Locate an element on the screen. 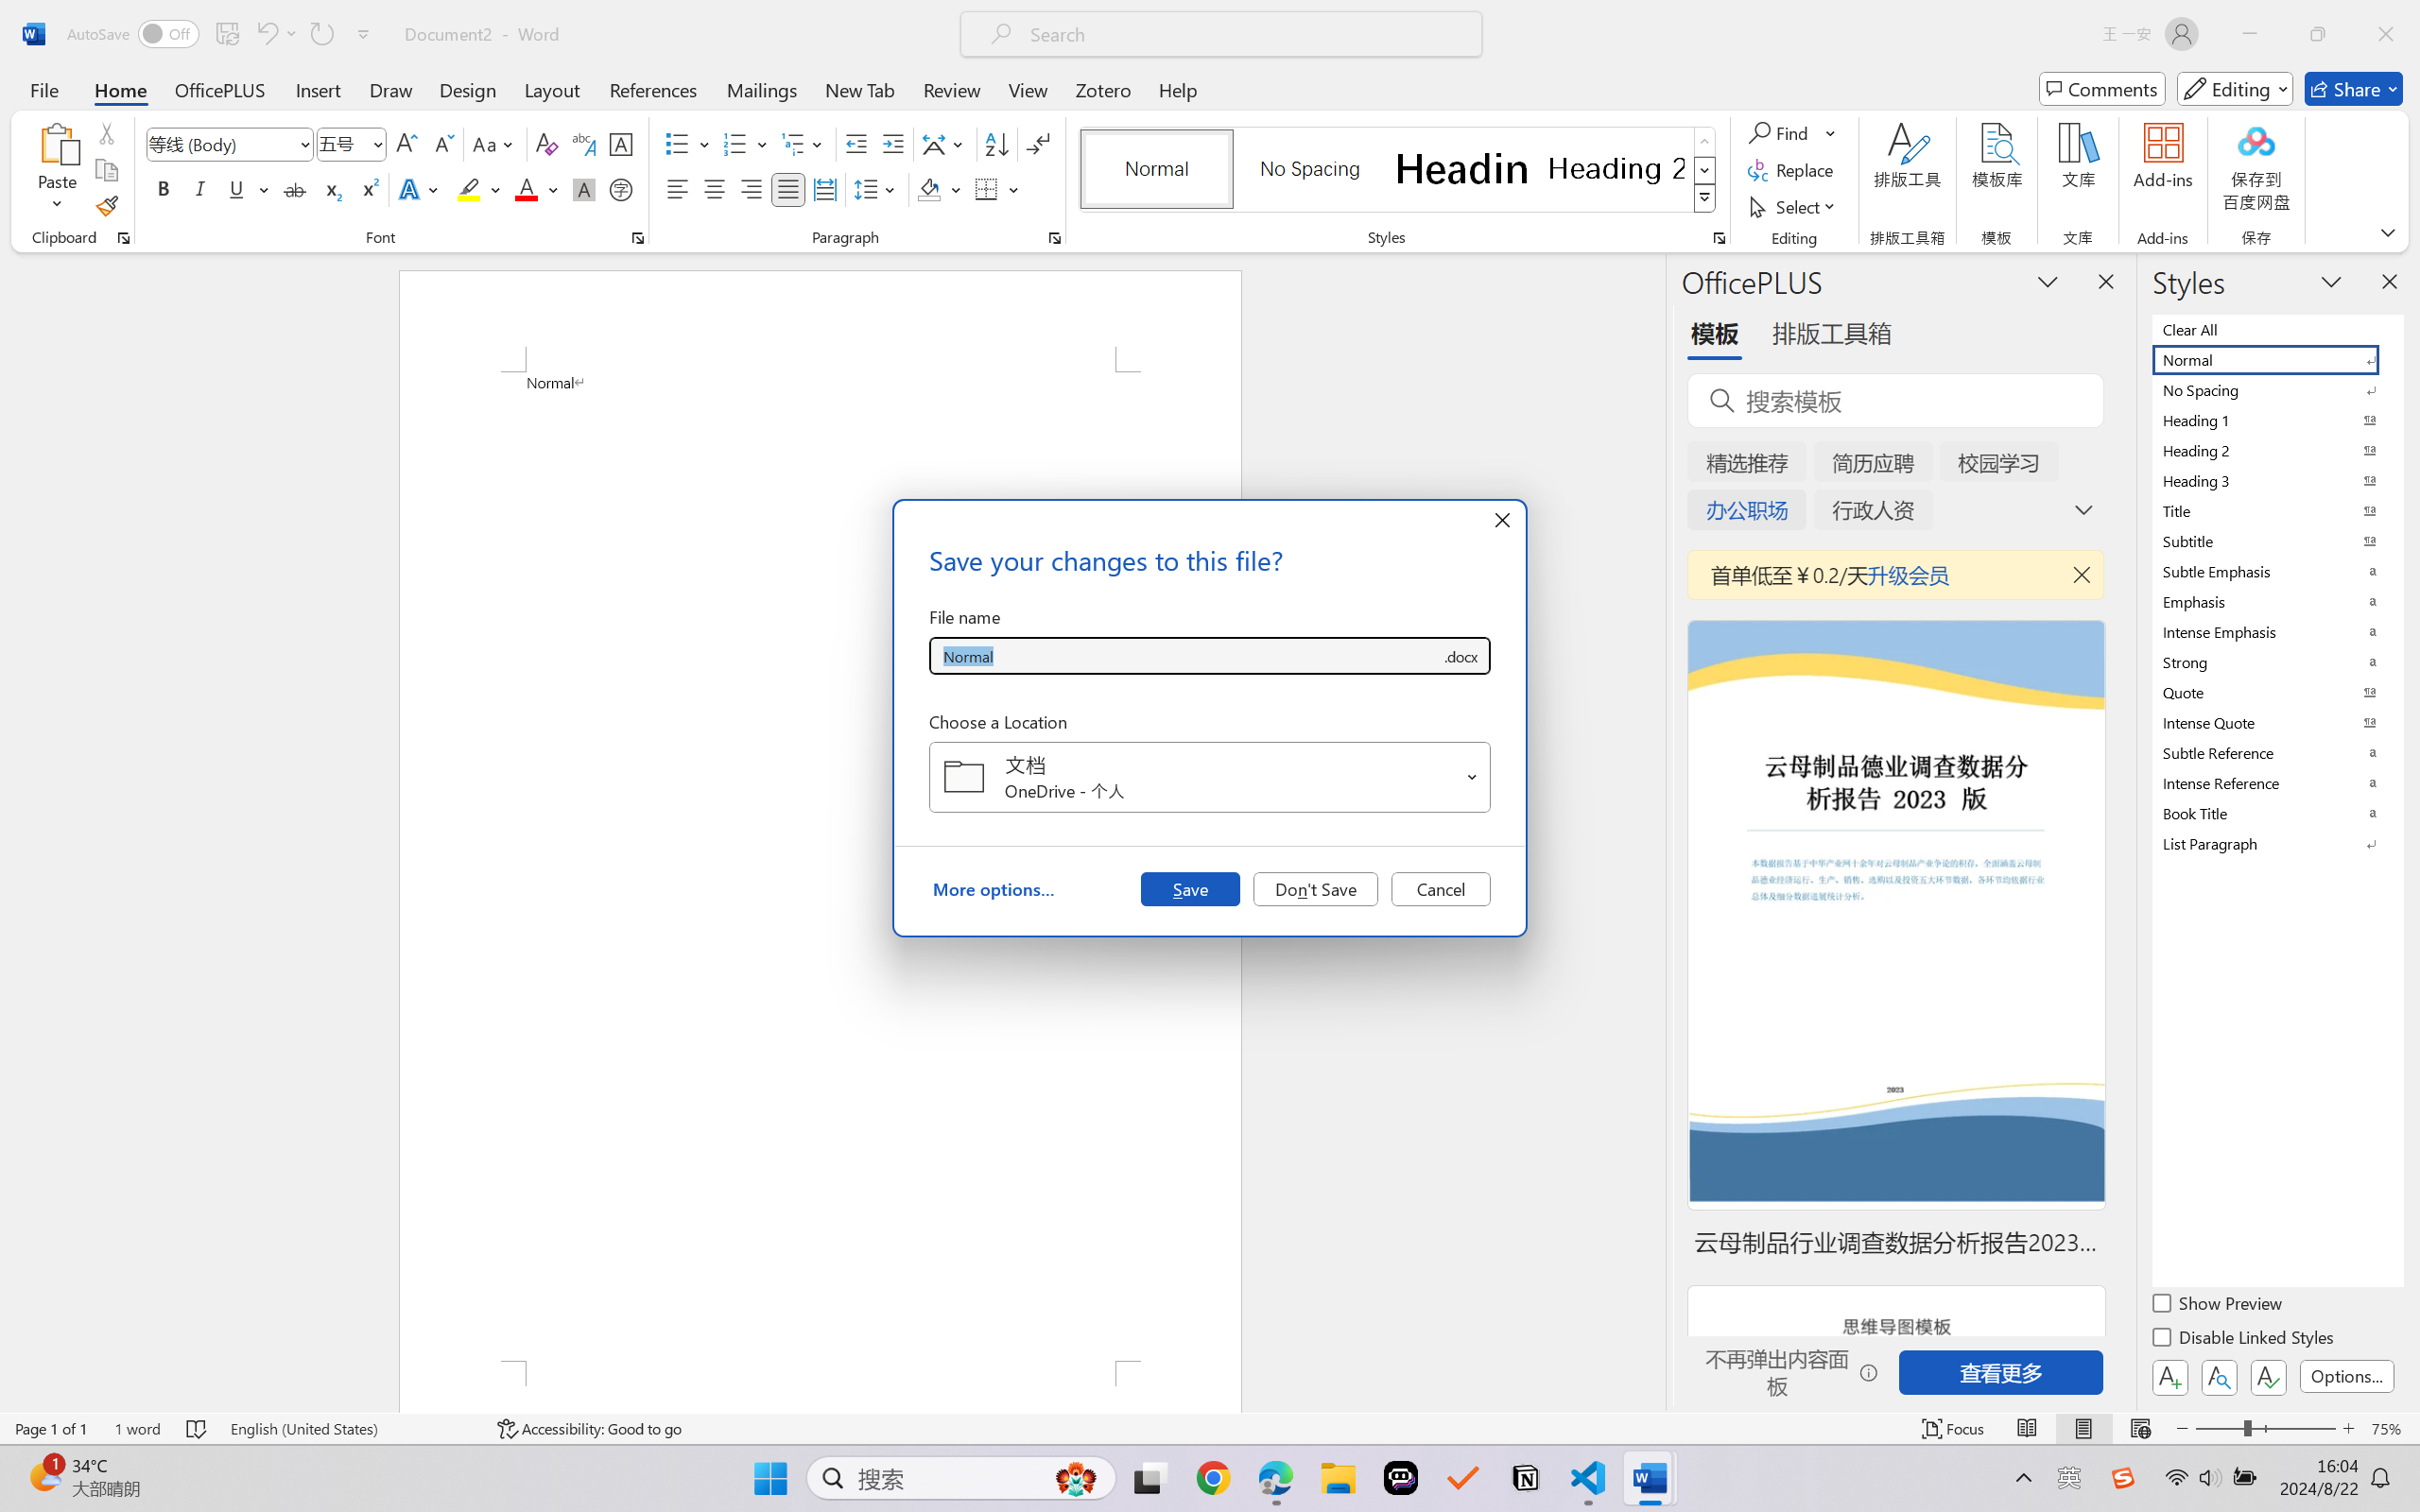 The width and height of the screenshot is (2420, 1512). 'Zoom Out' is located at coordinates (2218, 1428).